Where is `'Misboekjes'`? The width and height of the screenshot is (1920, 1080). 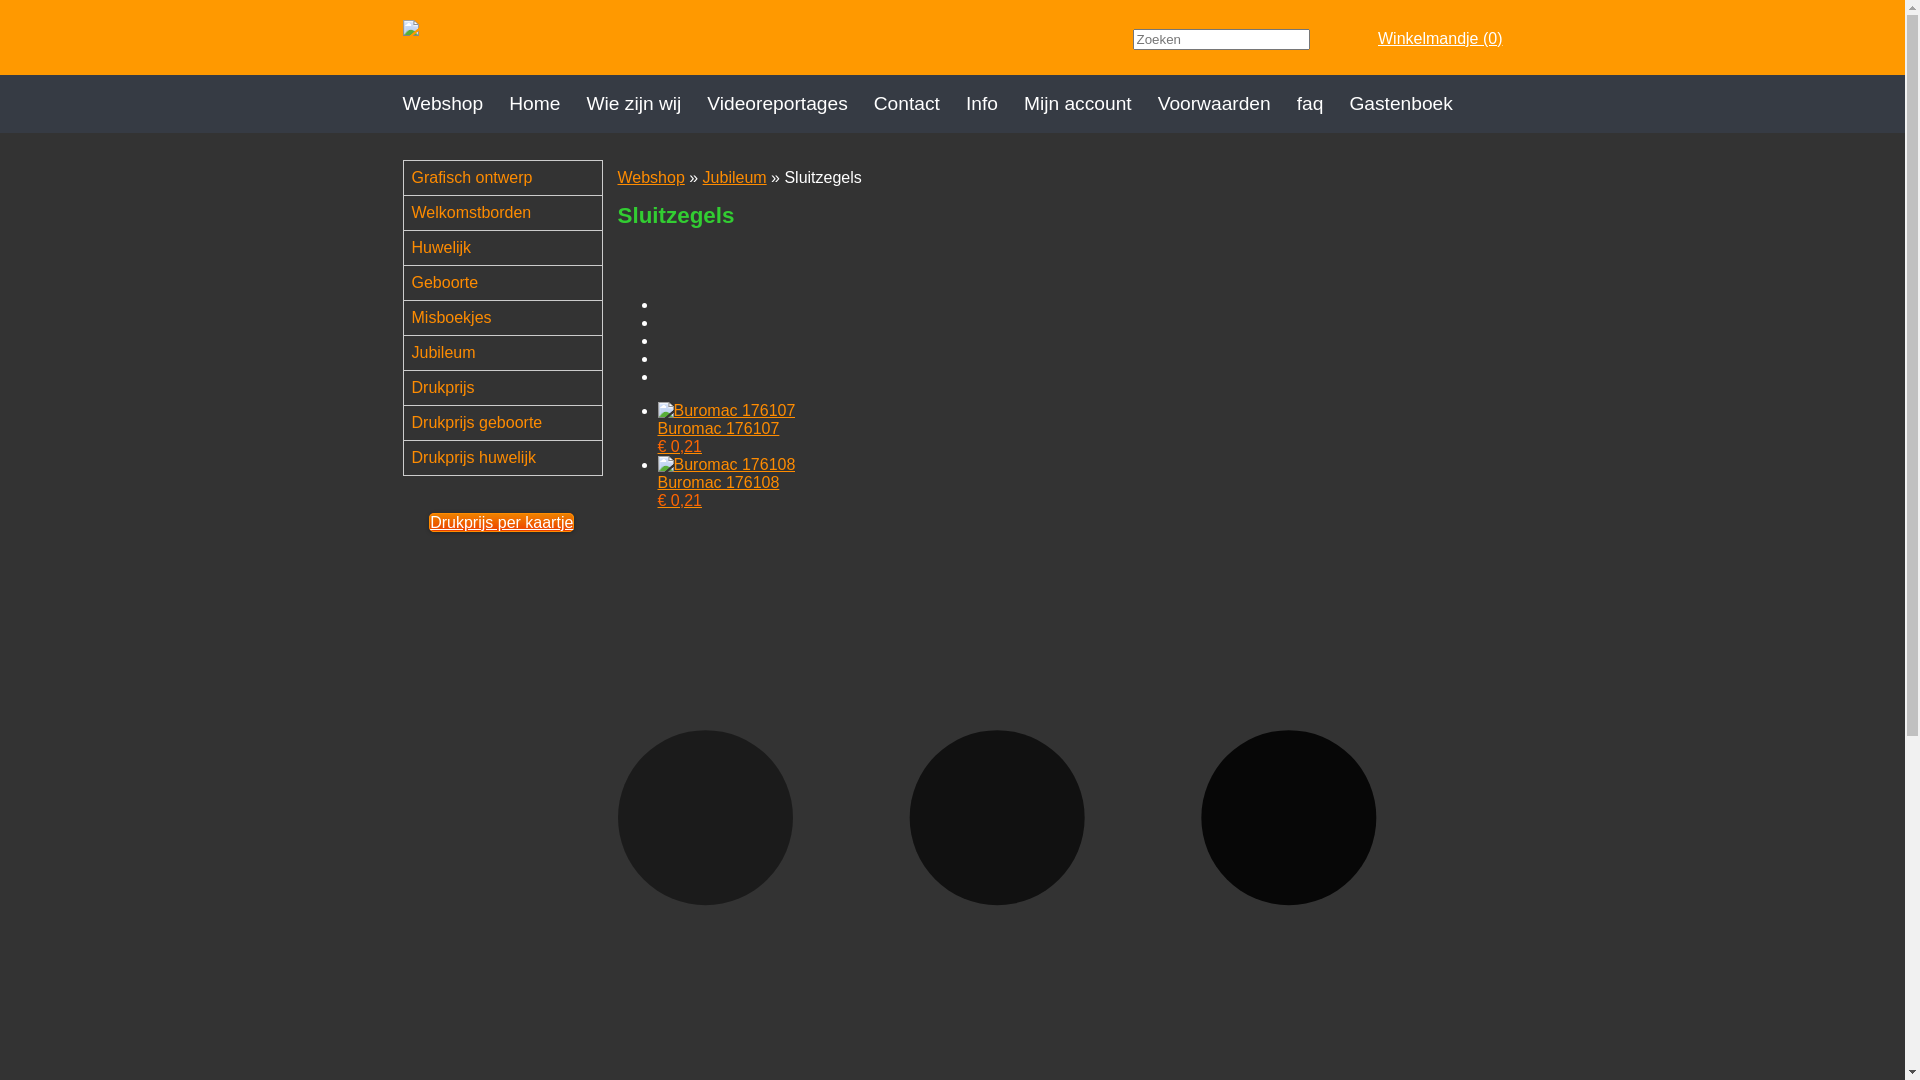 'Misboekjes' is located at coordinates (510, 316).